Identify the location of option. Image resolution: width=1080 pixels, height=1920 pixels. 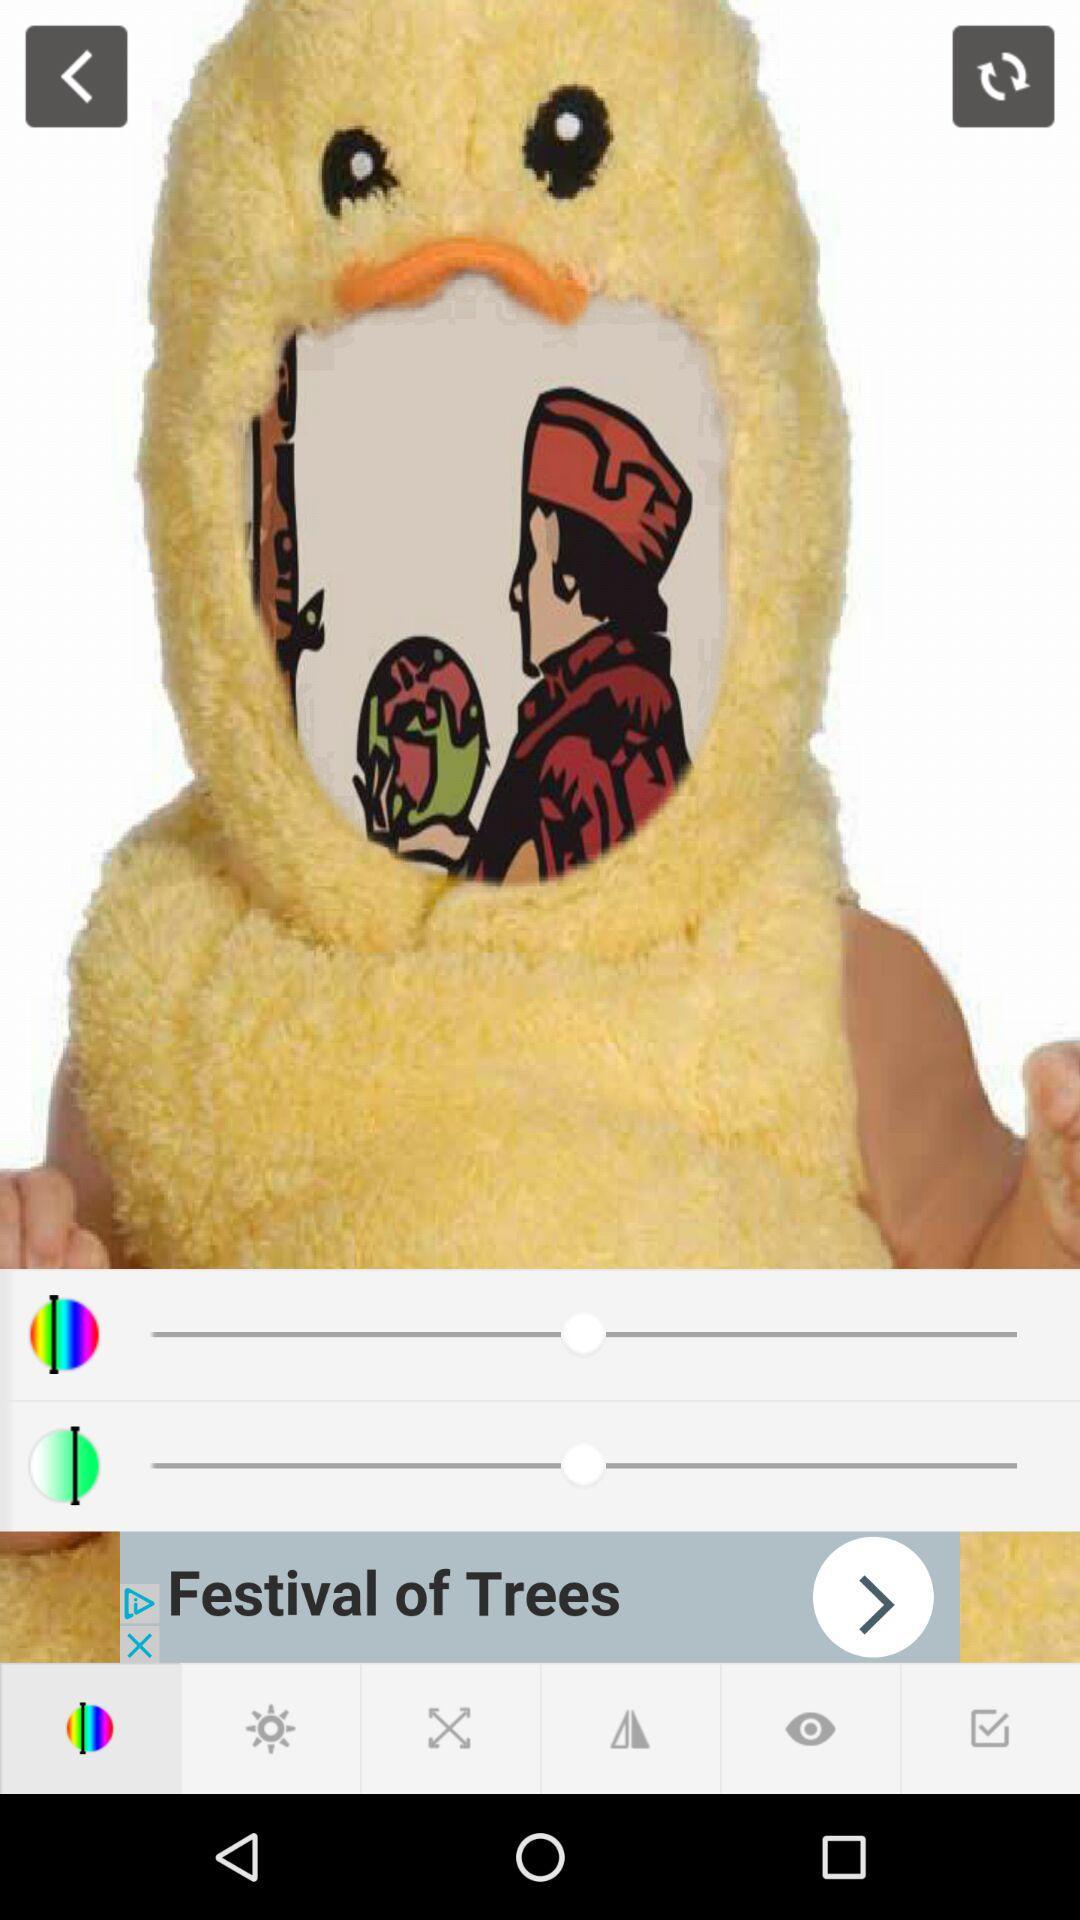
(990, 1727).